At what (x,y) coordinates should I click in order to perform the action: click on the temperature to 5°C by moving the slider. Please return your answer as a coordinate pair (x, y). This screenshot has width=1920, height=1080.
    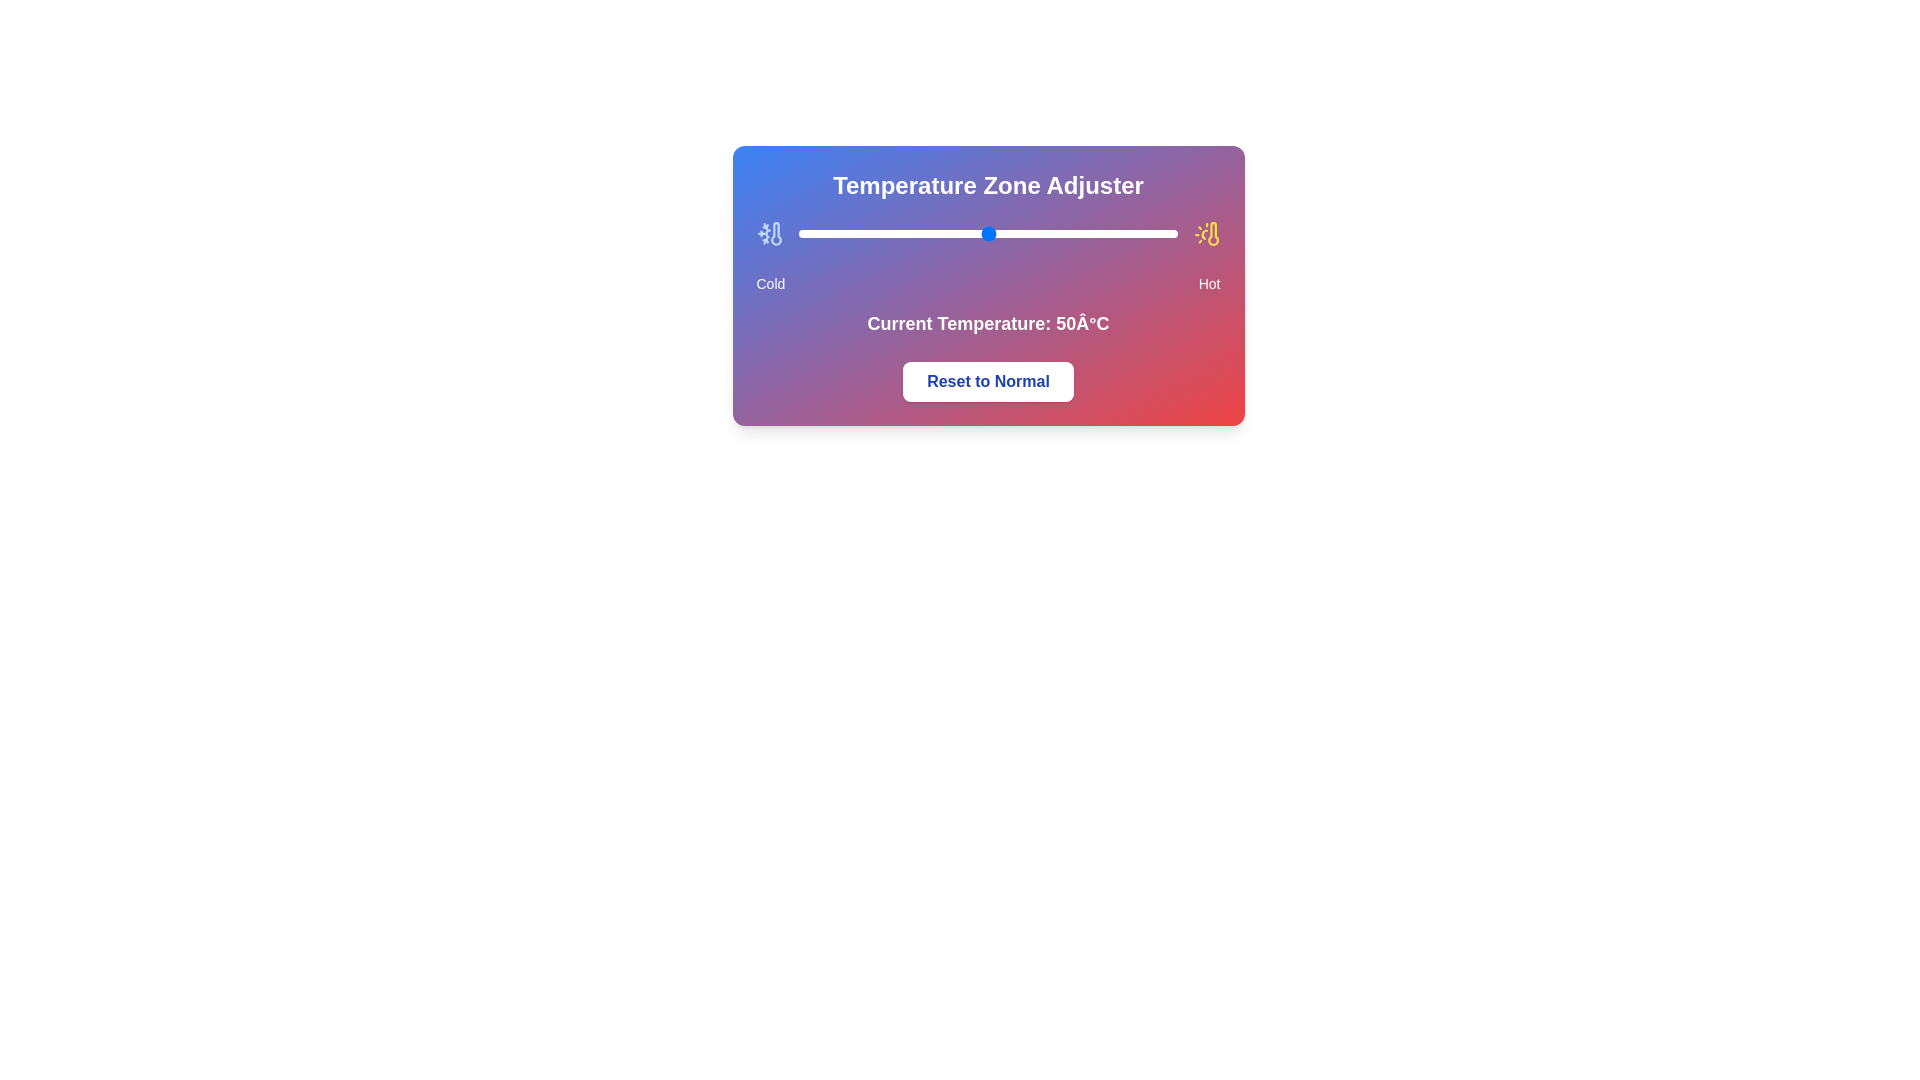
    Looking at the image, I should click on (817, 233).